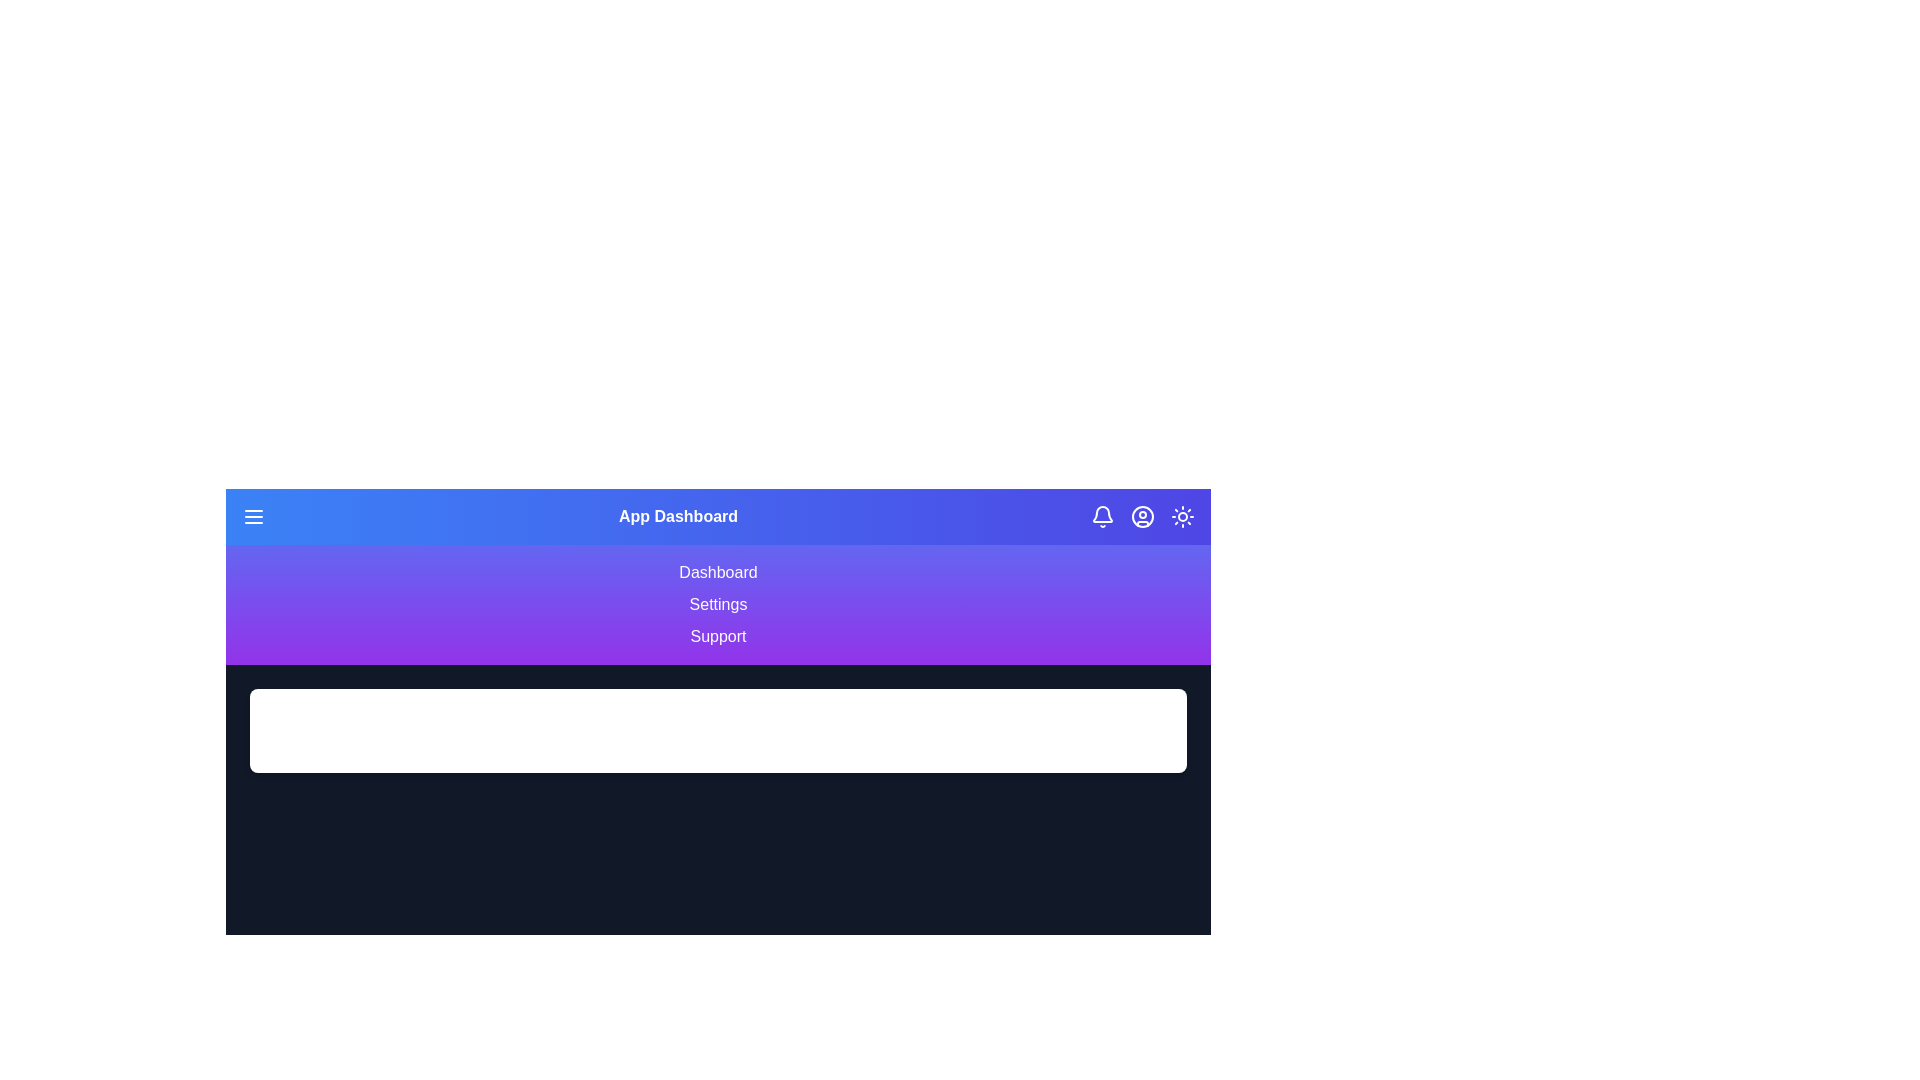  Describe the element at coordinates (253, 515) in the screenshot. I see `the menu icon to toggle the menu visibility` at that location.